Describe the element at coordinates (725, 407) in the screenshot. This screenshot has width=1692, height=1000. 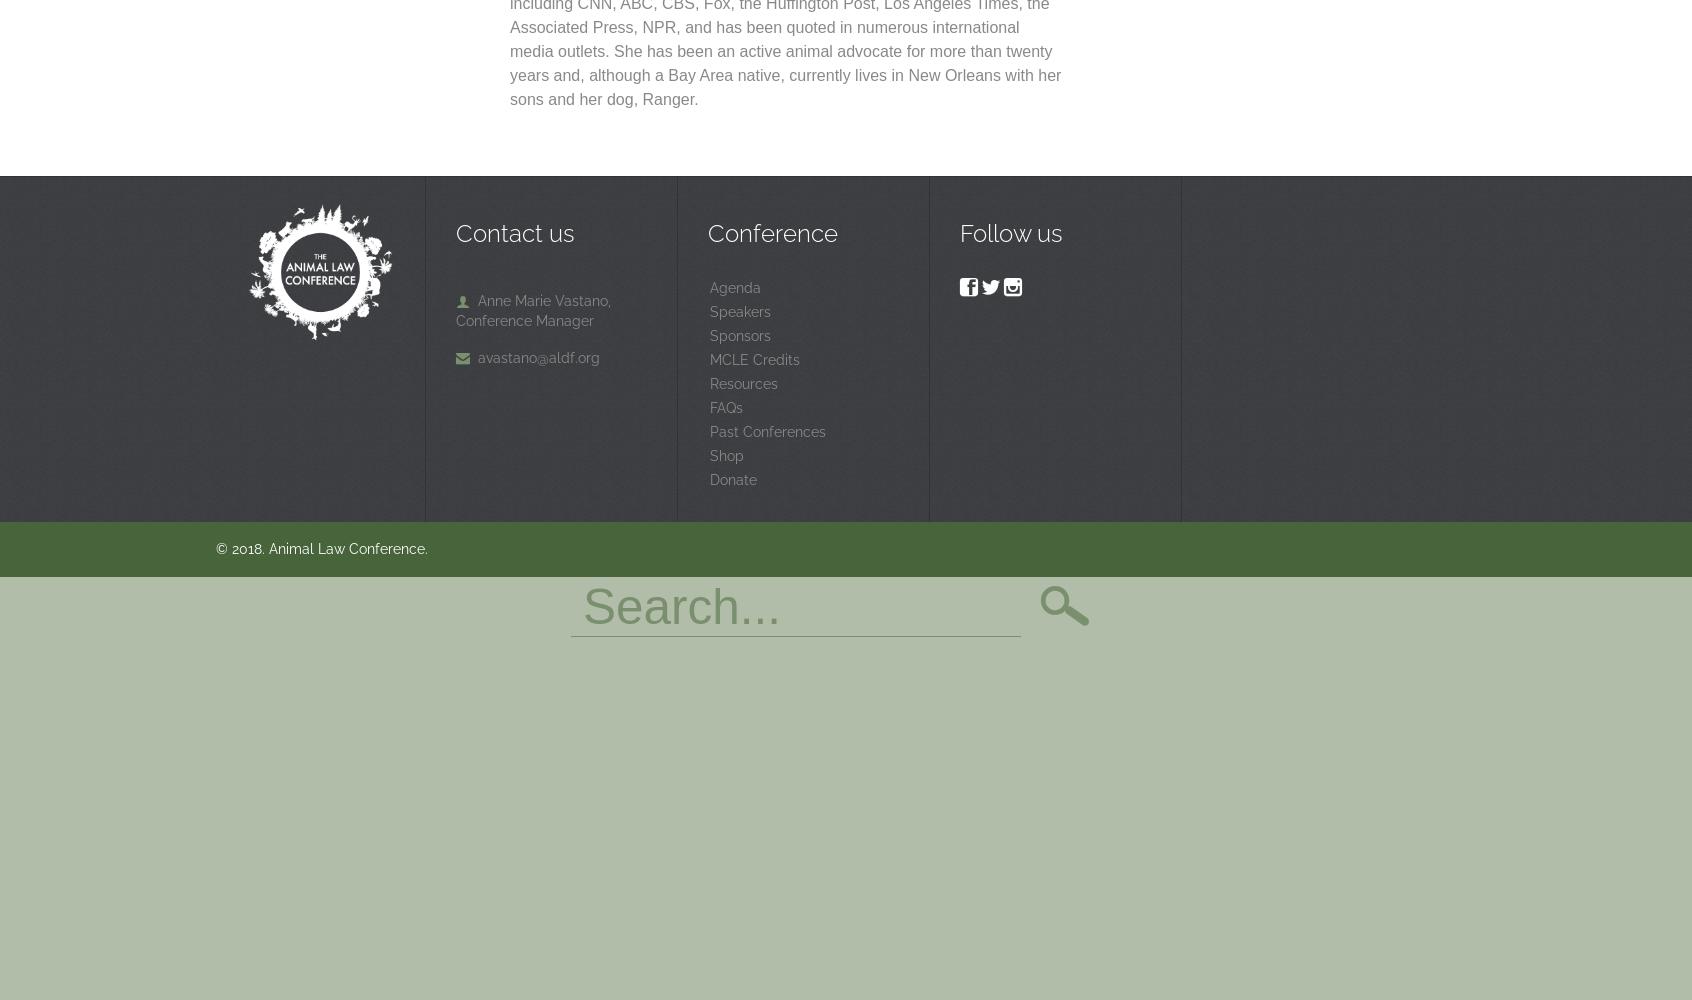
I see `'FAQs'` at that location.